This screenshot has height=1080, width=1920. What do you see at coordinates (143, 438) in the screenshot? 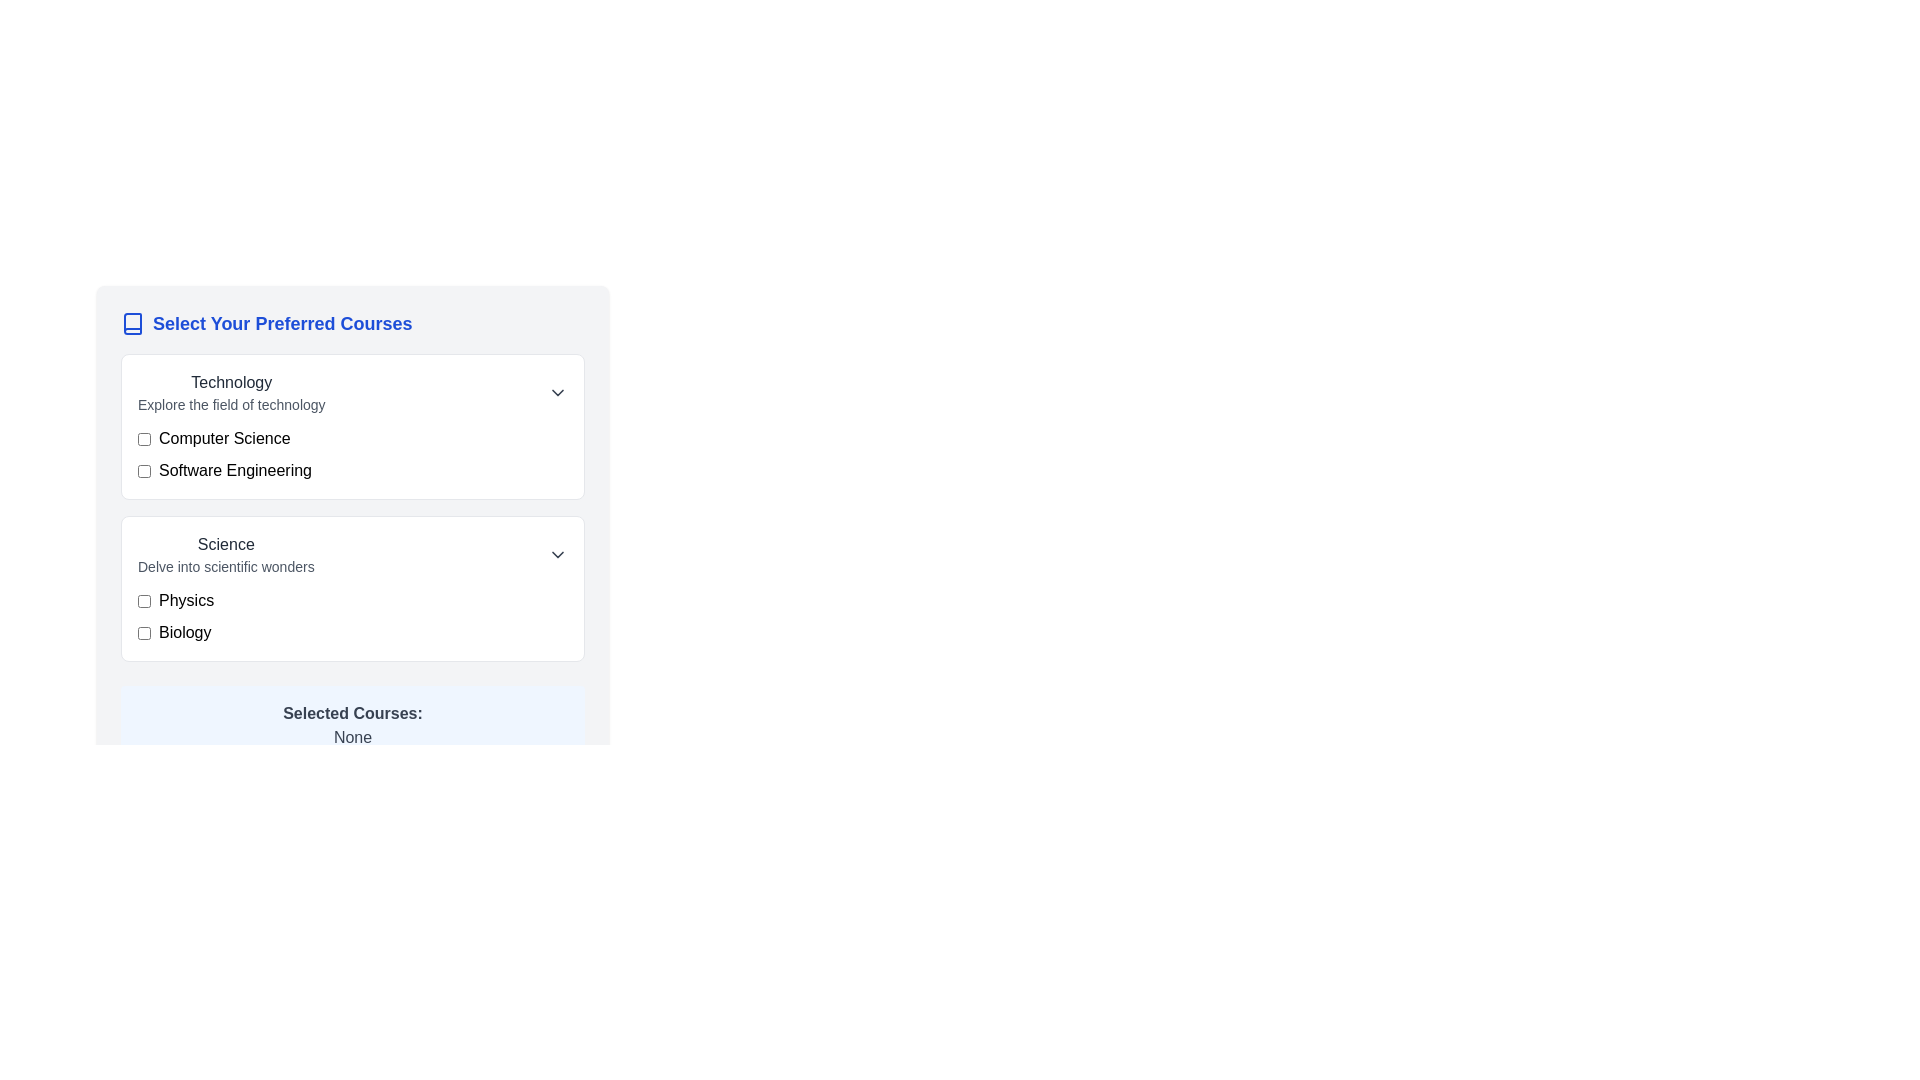
I see `the checkbox located to the left of the 'Computer Science' label in the 'Select Your Preferred Courses' section to trigger hover effects` at bounding box center [143, 438].